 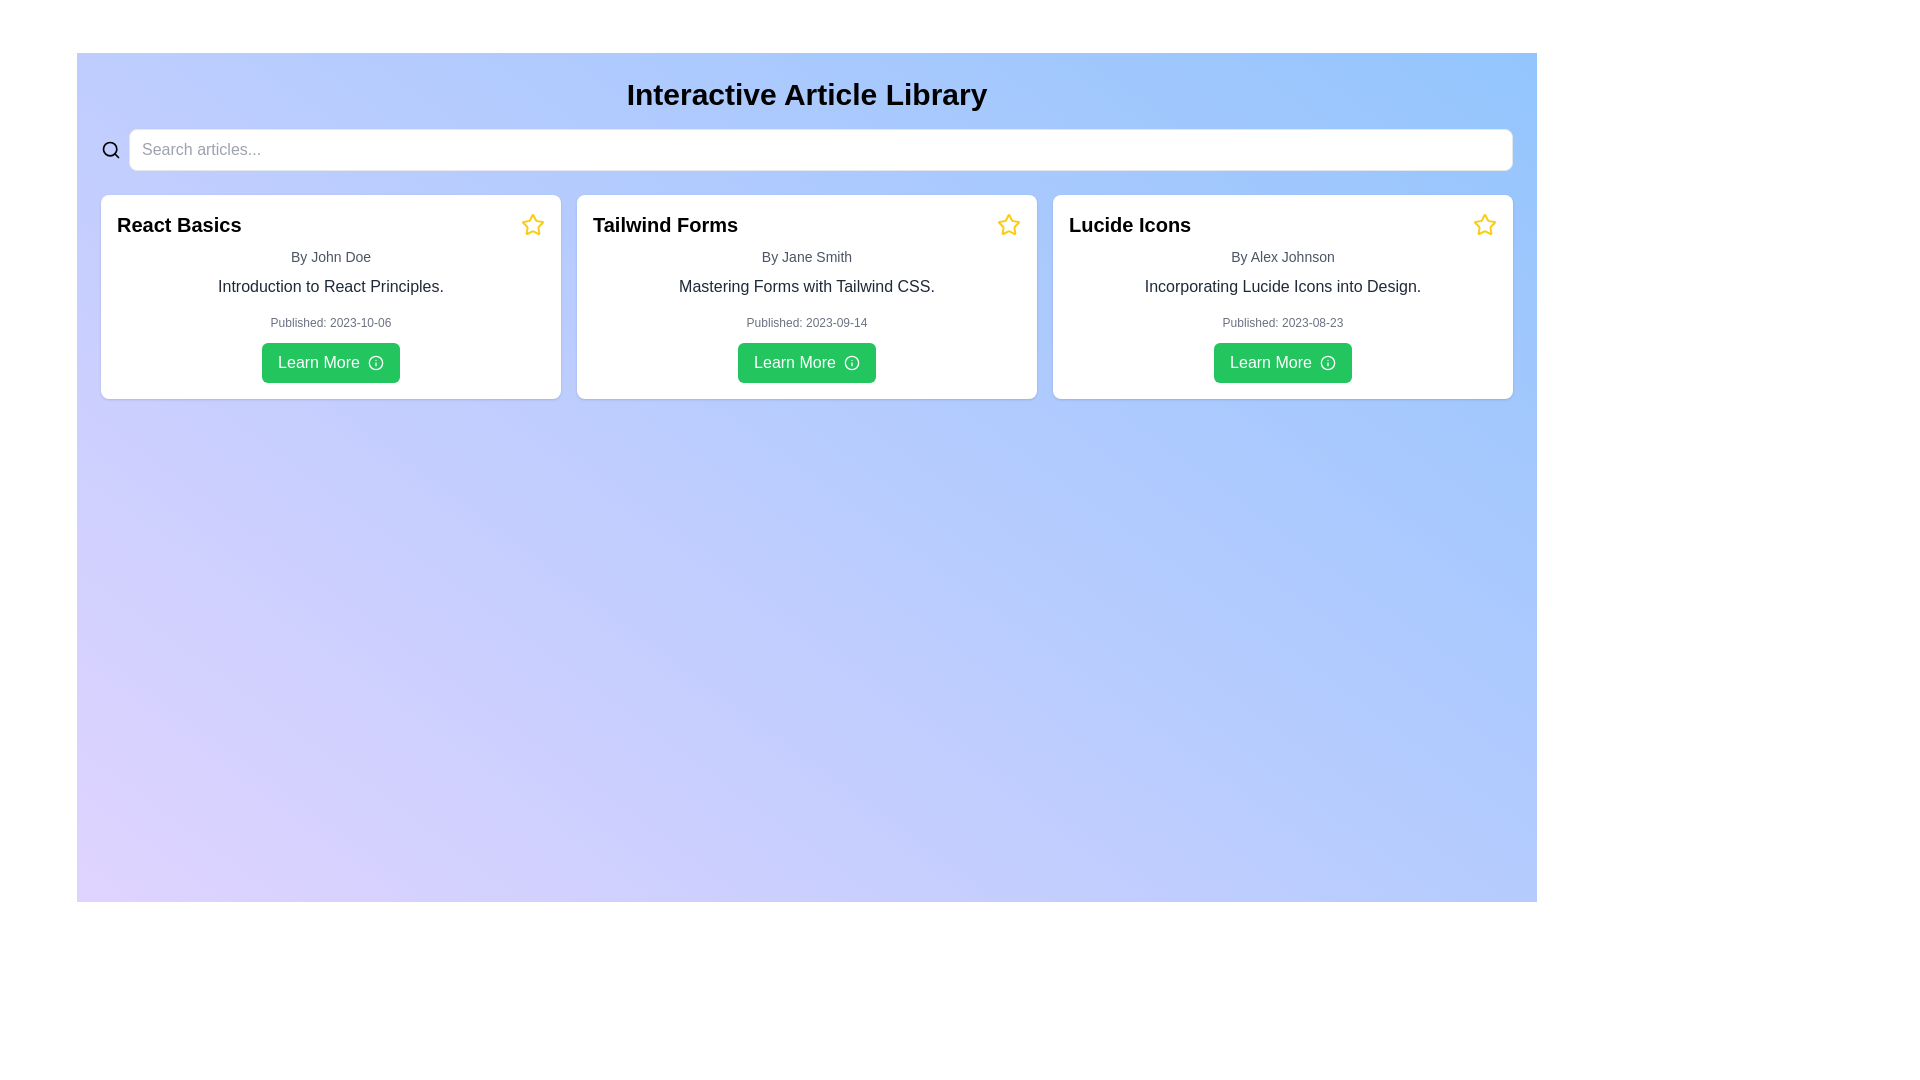 I want to click on the 'Learn More' button with a bold green background and white text, located centrally at the bottom of the 'Lucide Icons' card, so click(x=1282, y=362).